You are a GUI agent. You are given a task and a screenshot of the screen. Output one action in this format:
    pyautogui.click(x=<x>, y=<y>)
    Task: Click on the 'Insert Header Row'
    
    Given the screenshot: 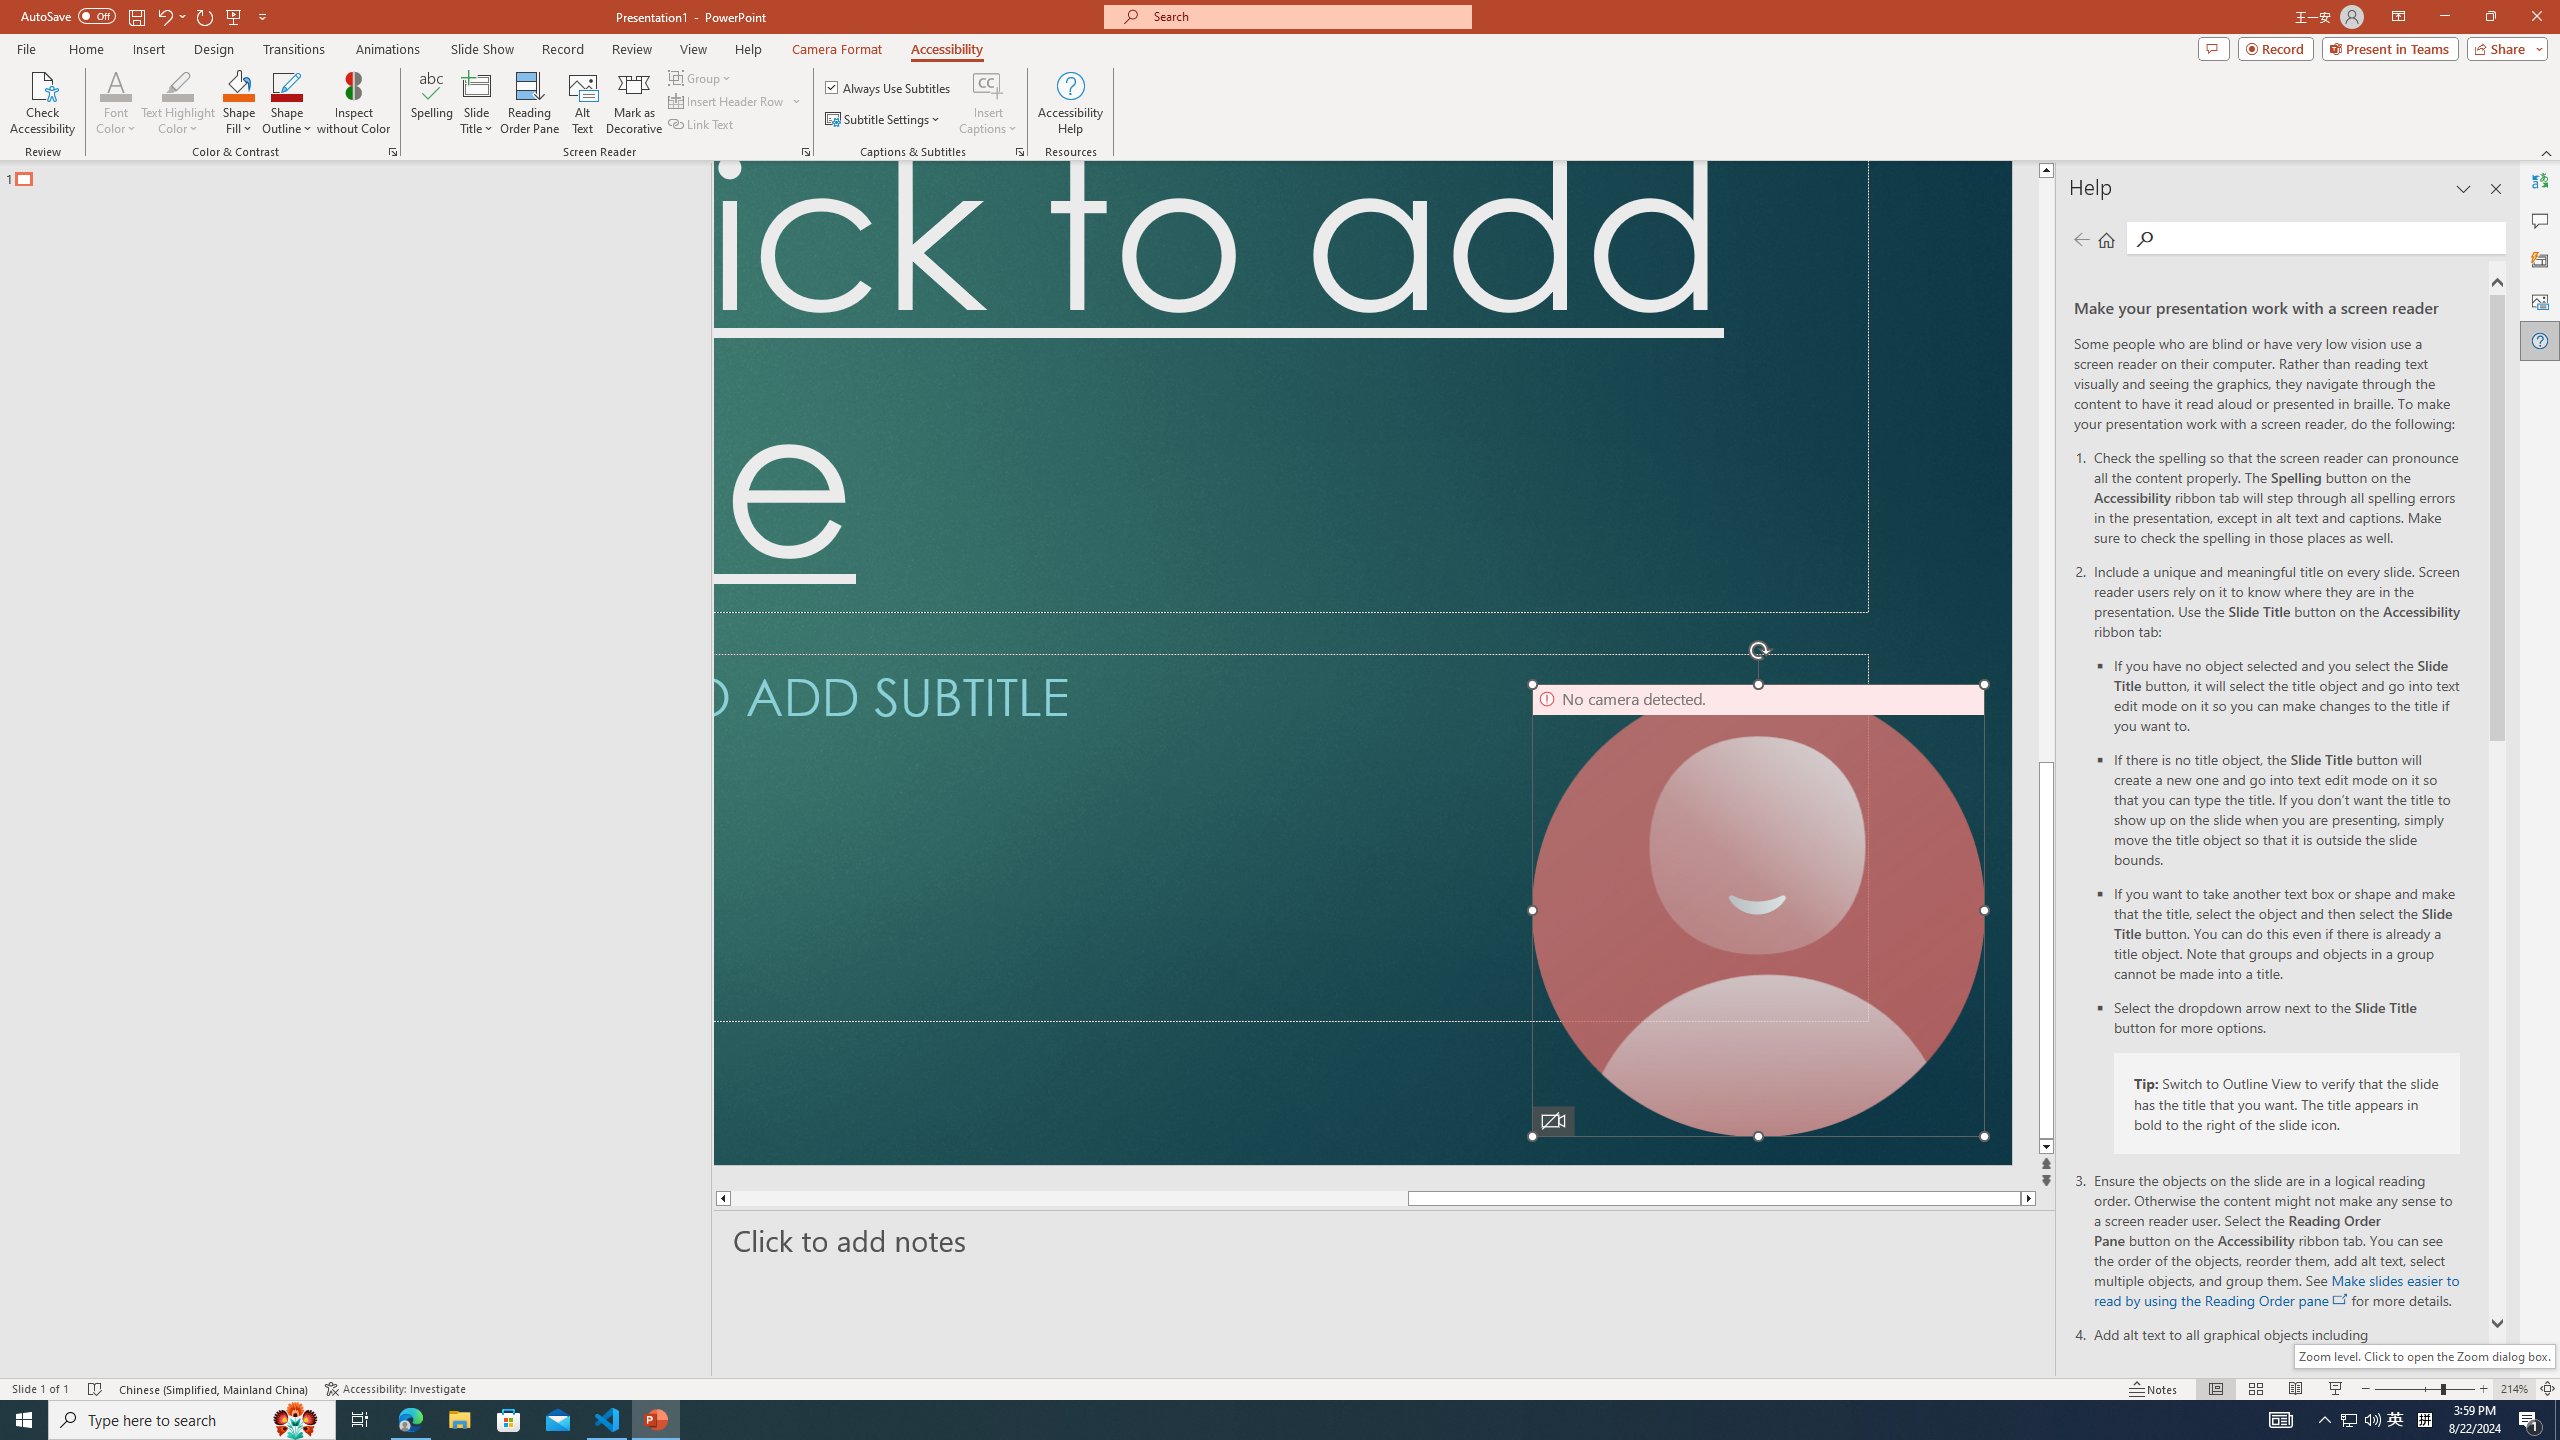 What is the action you would take?
    pyautogui.click(x=735, y=99)
    